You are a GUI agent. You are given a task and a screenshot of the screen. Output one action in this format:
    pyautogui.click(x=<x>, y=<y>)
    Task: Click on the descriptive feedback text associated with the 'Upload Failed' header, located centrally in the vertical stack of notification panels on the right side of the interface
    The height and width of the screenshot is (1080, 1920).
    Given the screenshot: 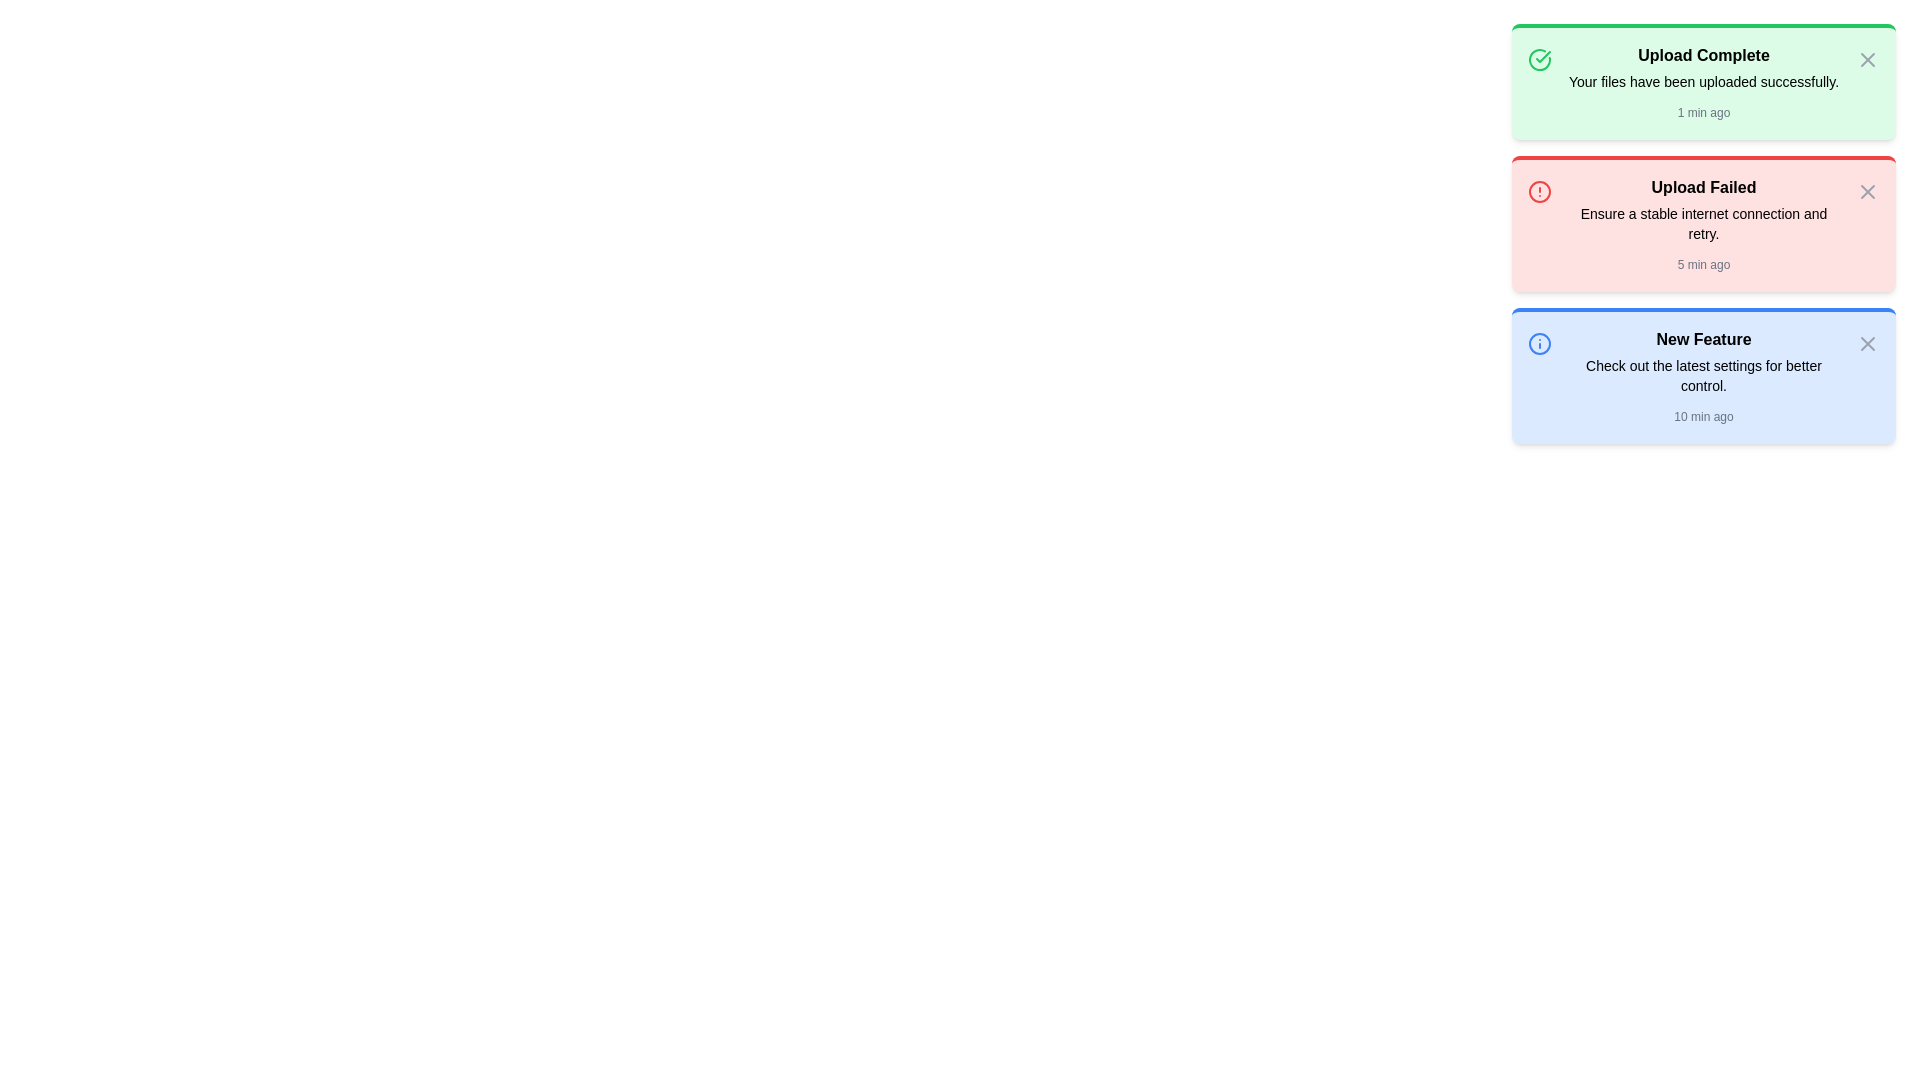 What is the action you would take?
    pyautogui.click(x=1703, y=223)
    